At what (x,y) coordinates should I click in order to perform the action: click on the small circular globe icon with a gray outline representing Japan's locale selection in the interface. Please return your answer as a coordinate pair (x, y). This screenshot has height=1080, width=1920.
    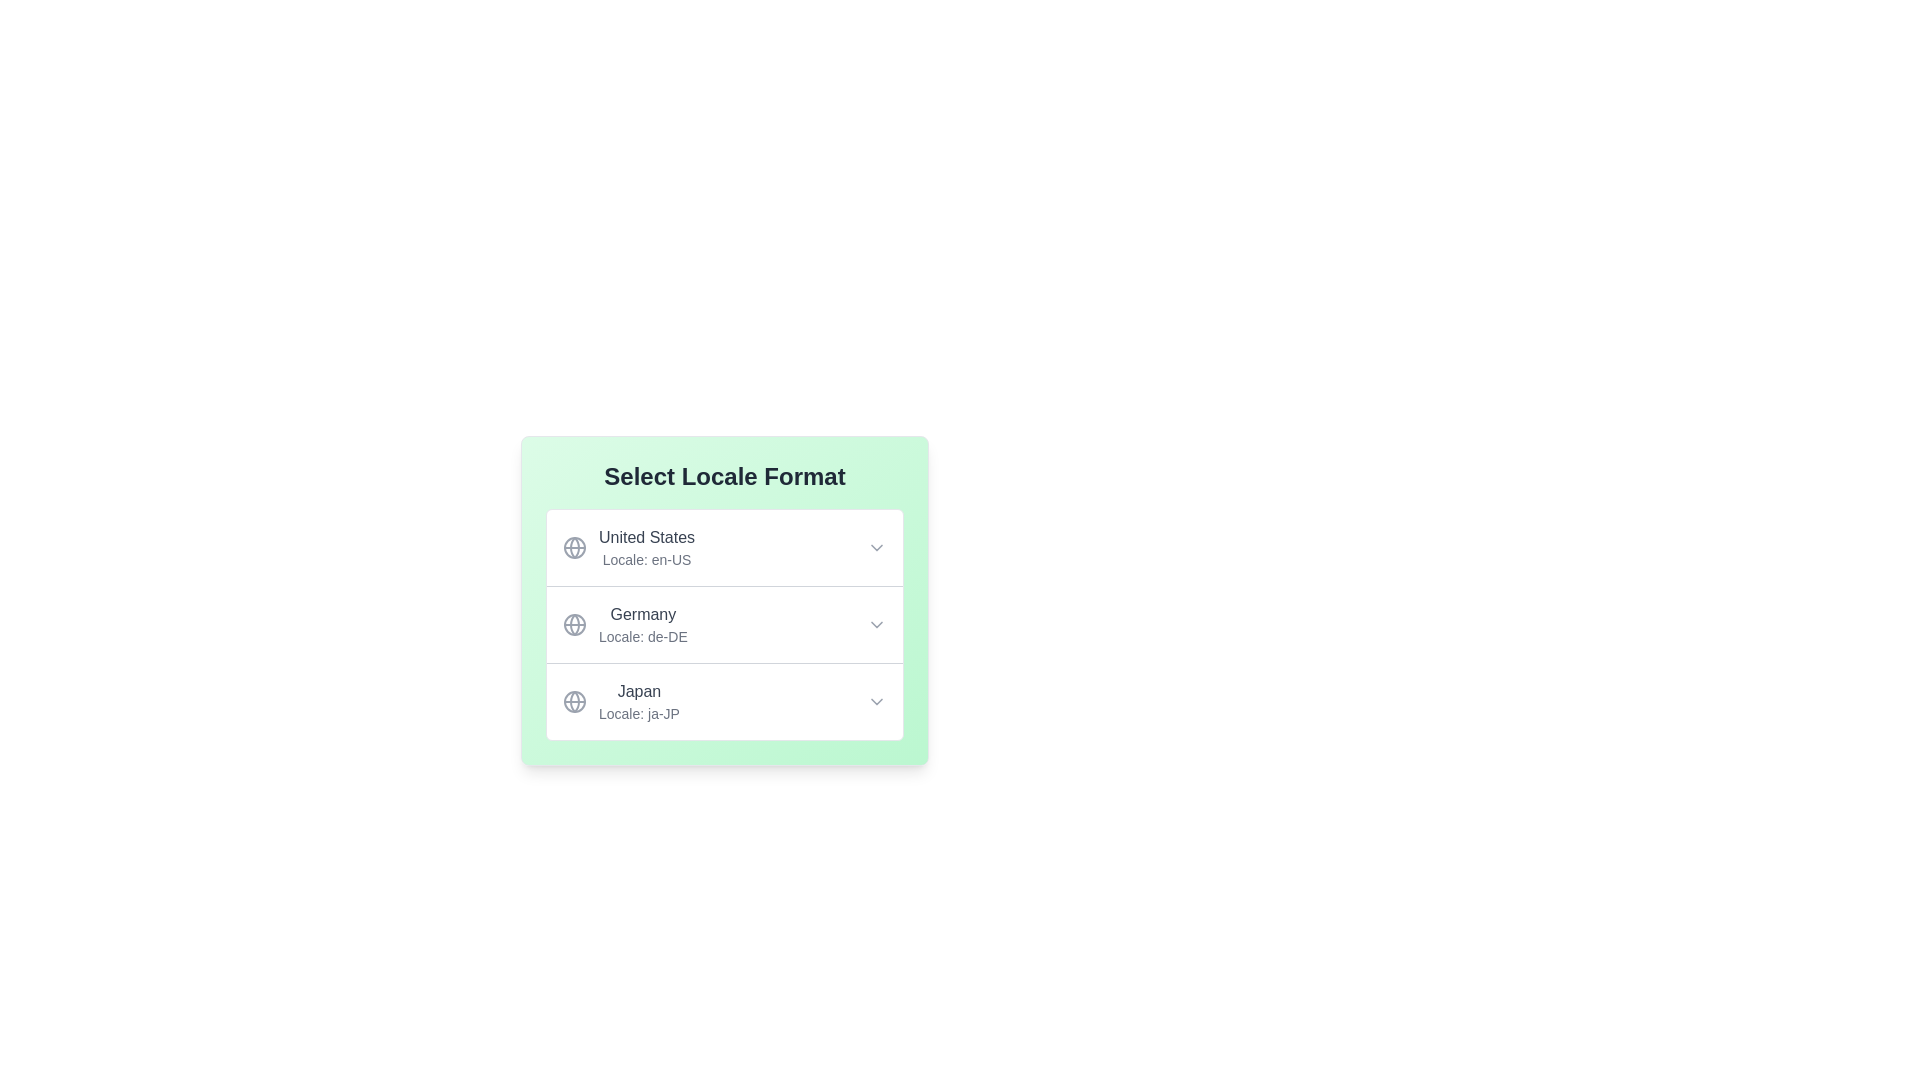
    Looking at the image, I should click on (574, 701).